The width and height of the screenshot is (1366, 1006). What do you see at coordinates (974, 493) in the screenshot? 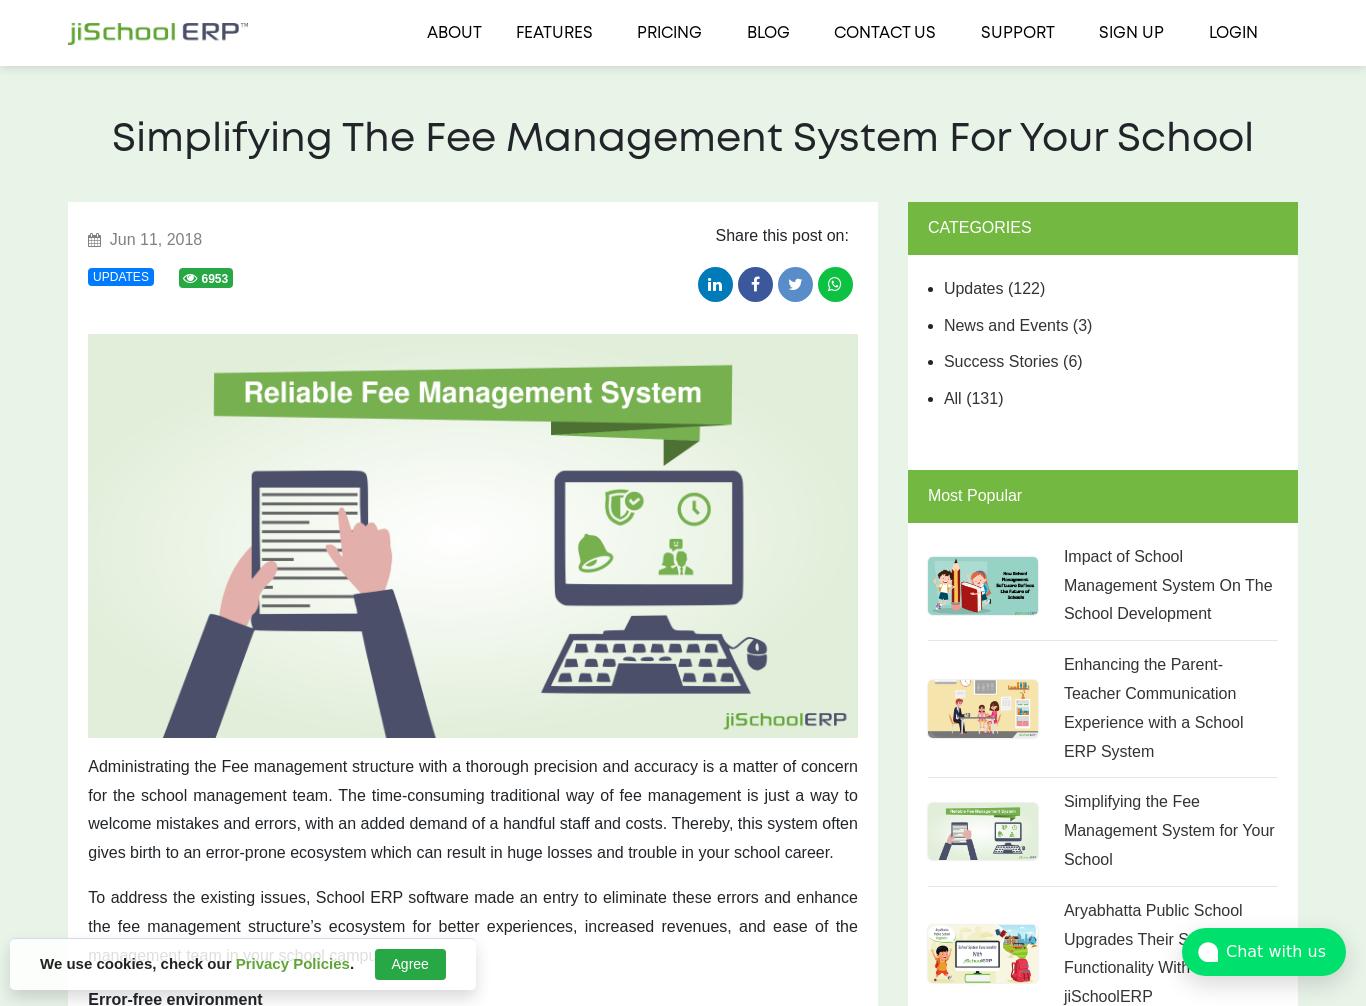
I see `'Most Popular'` at bounding box center [974, 493].